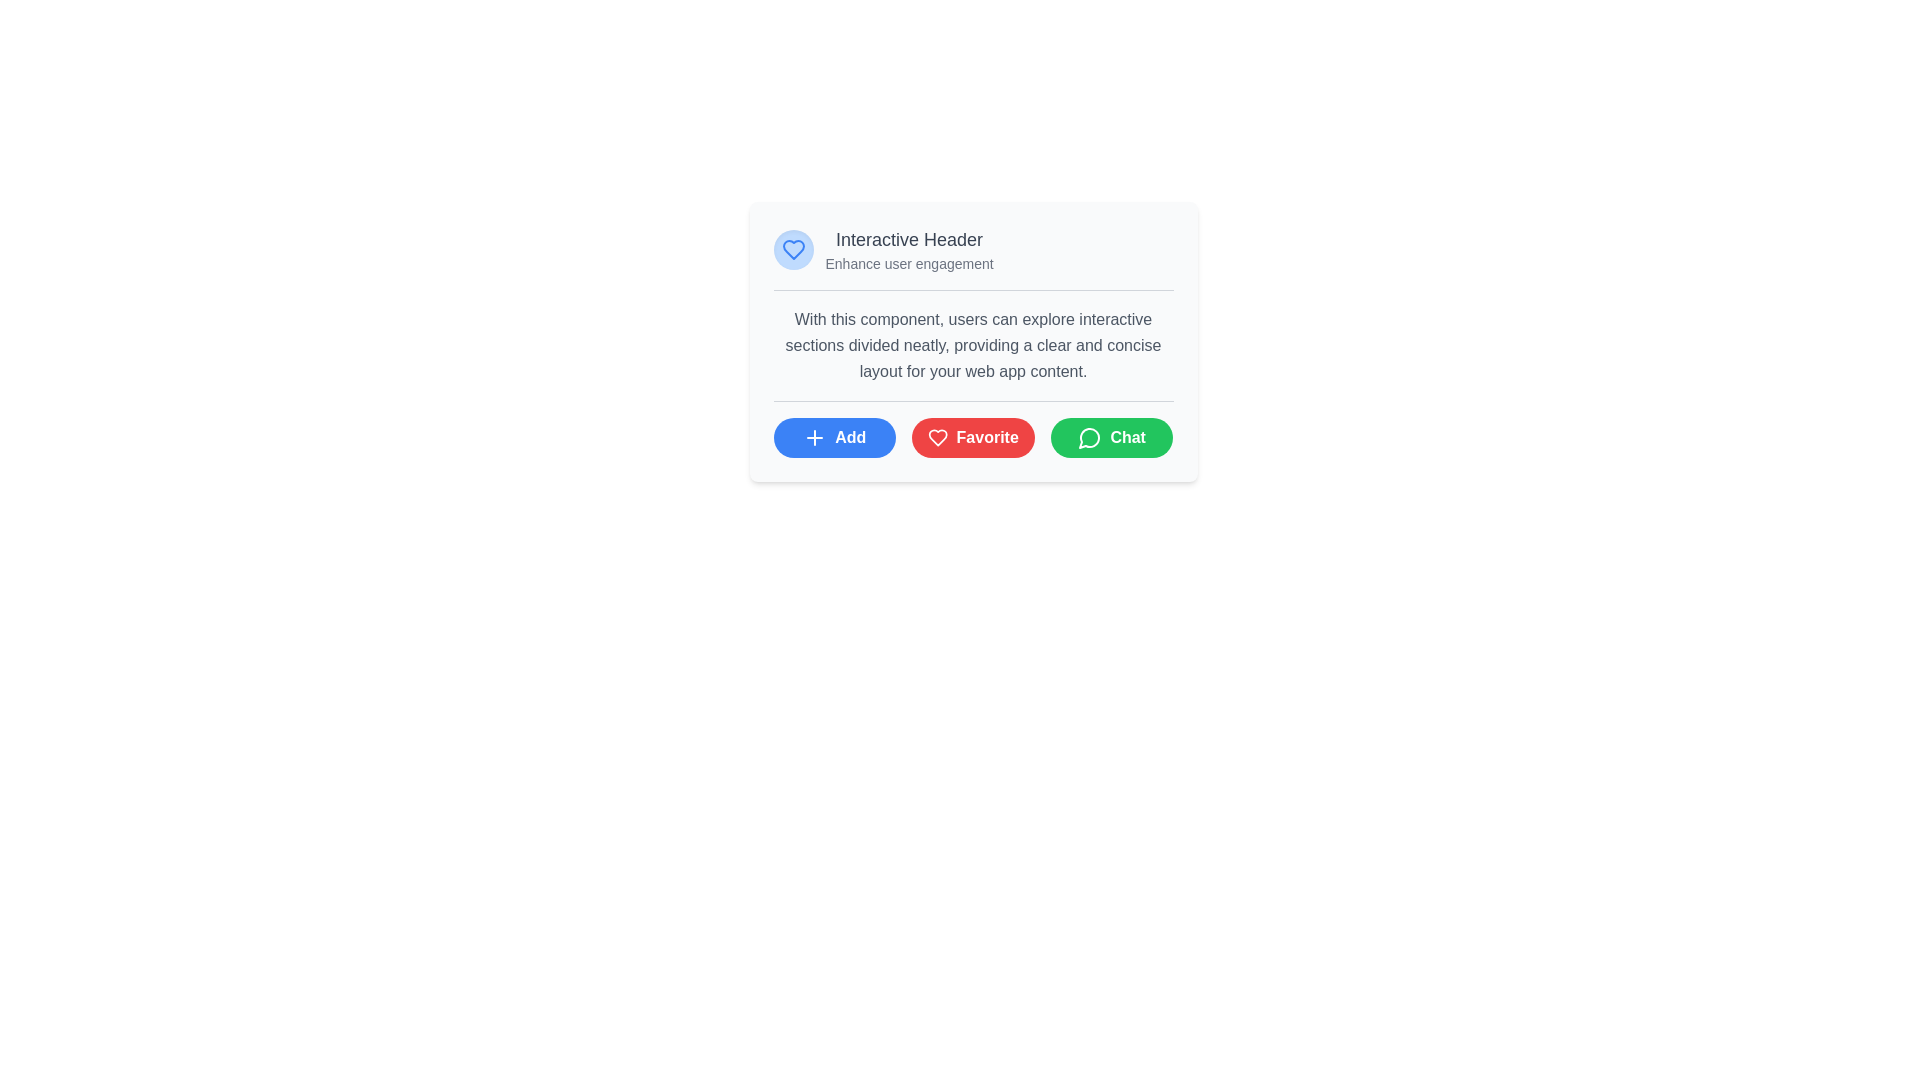  What do you see at coordinates (937, 437) in the screenshot?
I see `the heart-shaped red icon located below the 'Interactive Header' text` at bounding box center [937, 437].